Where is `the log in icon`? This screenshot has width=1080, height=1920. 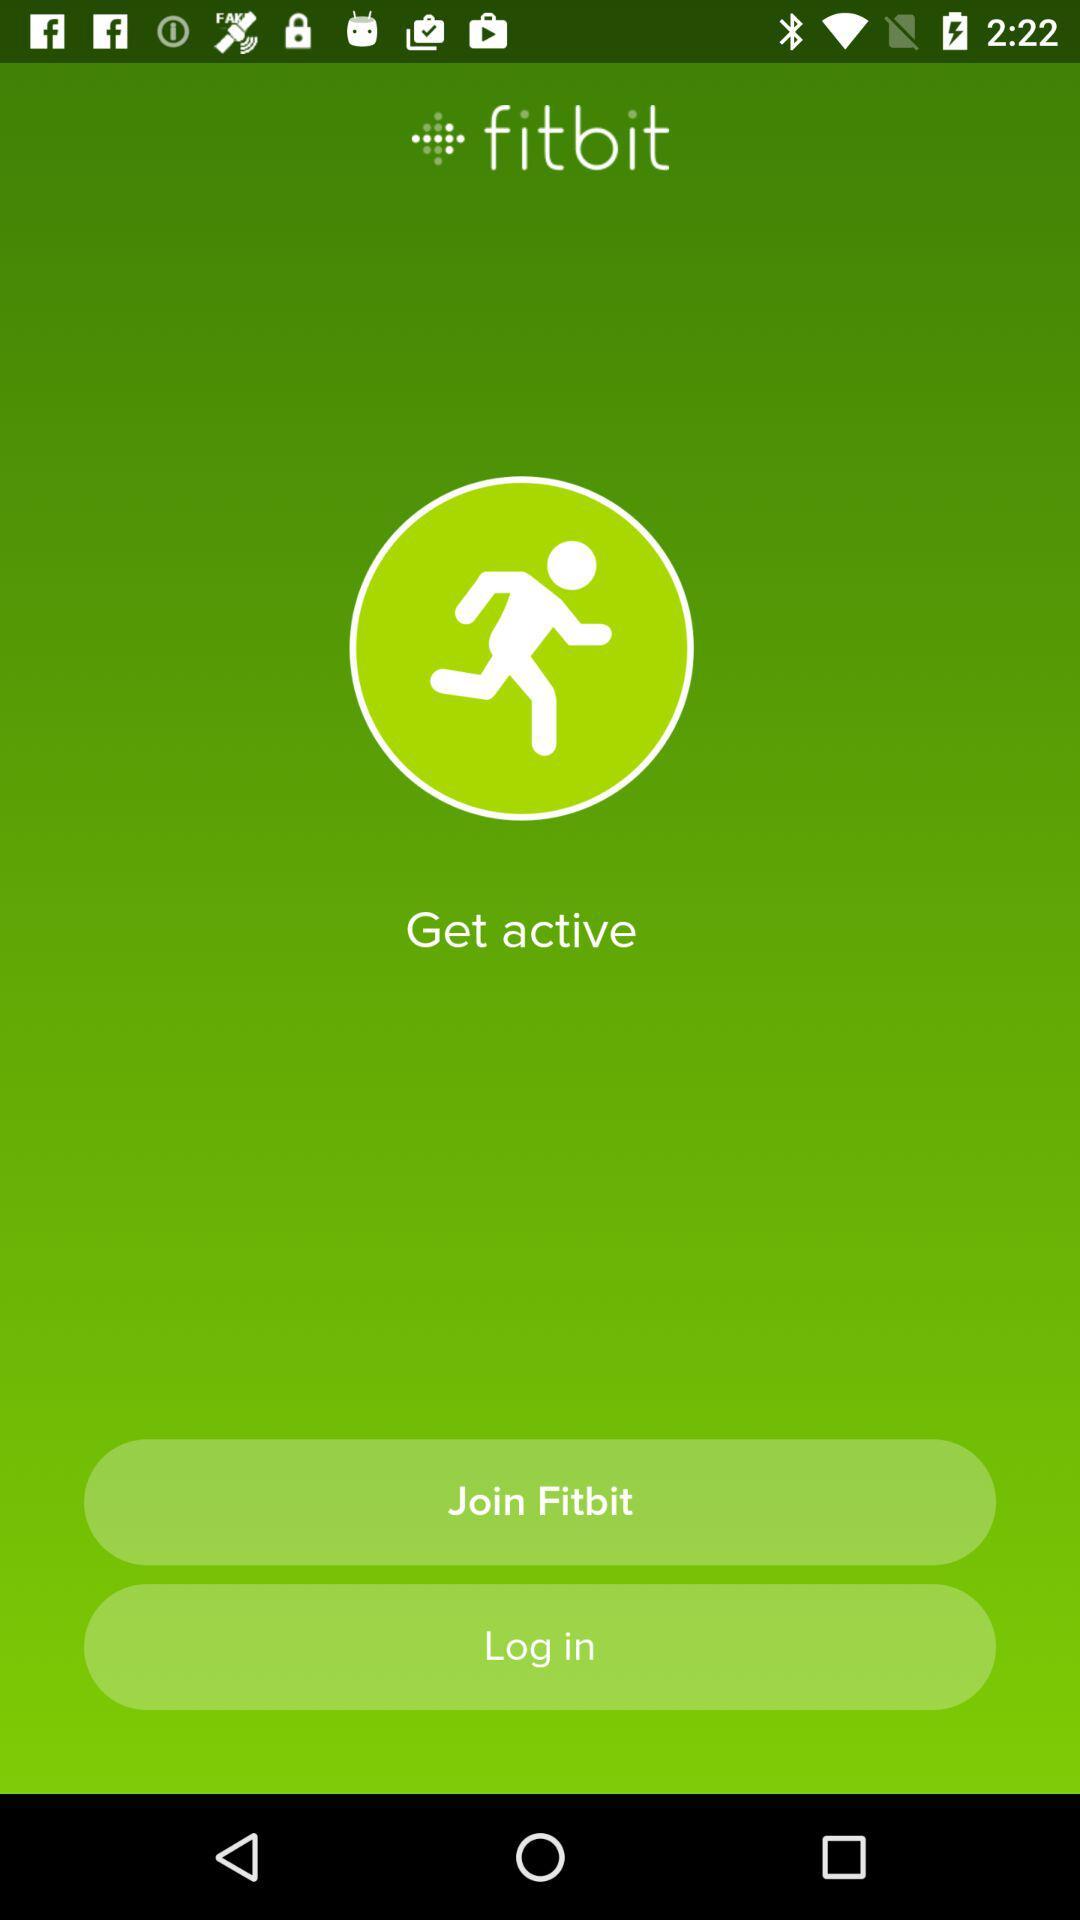
the log in icon is located at coordinates (540, 1646).